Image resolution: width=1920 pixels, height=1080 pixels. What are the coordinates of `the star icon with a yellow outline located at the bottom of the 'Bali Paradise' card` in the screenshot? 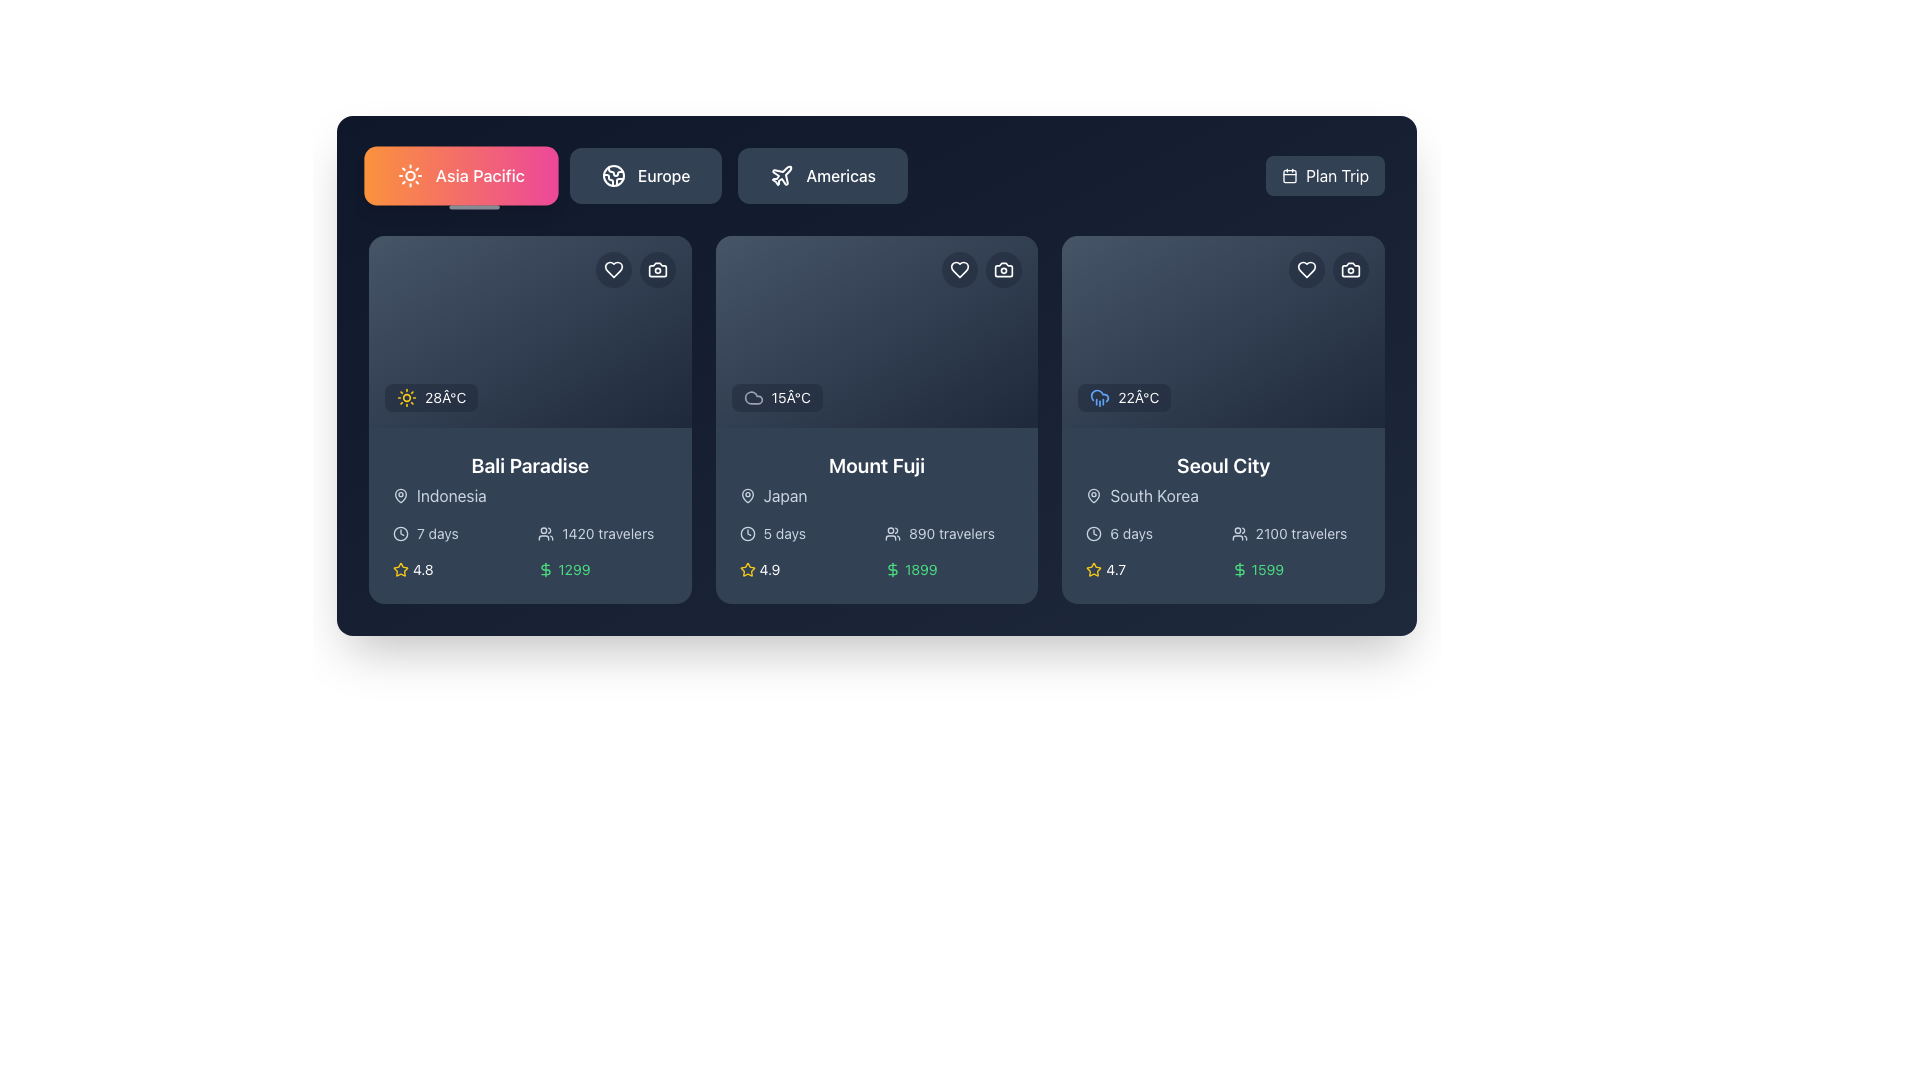 It's located at (400, 569).